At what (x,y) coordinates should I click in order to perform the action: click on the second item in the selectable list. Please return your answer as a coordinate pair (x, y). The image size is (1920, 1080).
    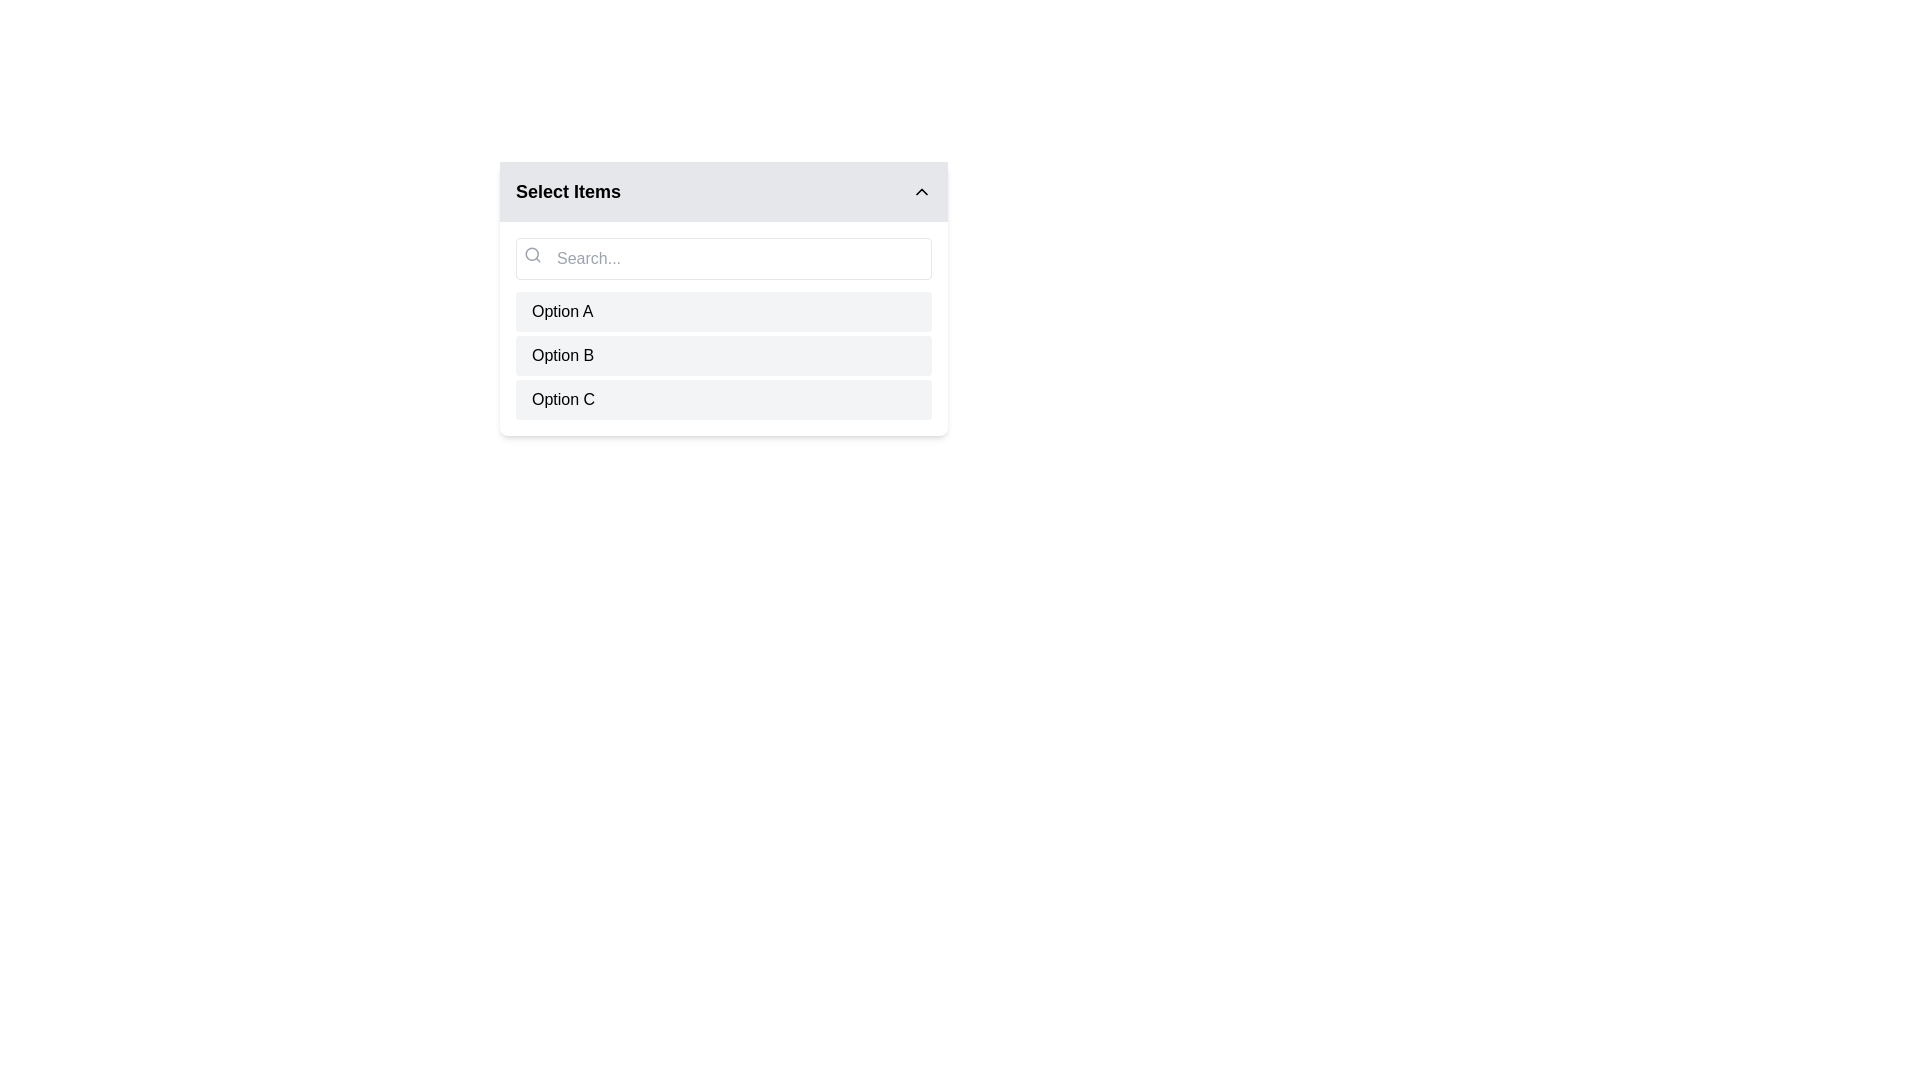
    Looking at the image, I should click on (723, 354).